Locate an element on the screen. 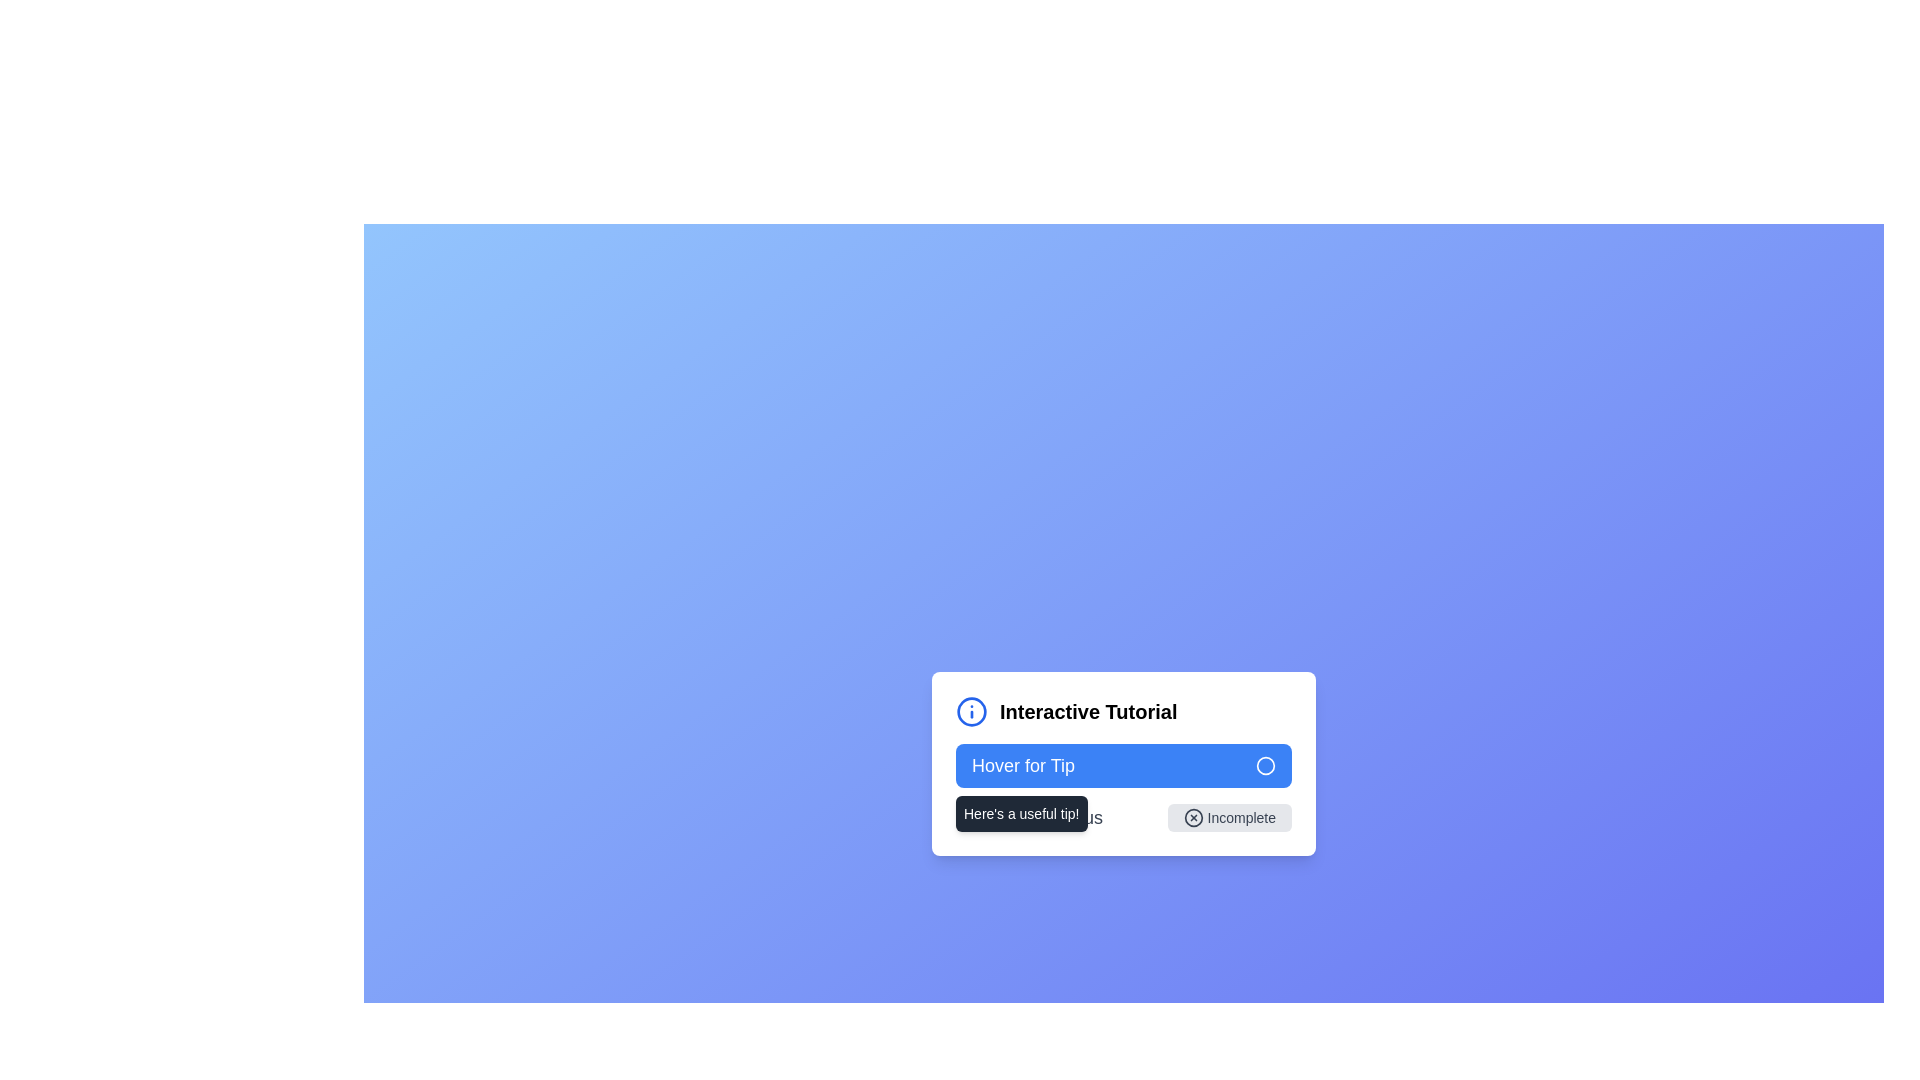 The width and height of the screenshot is (1920, 1080). the blue rectangular button labeled 'Hover for Tip' located centrally within its card section, positioned below the 'Interactive Tutorial' title is located at coordinates (1123, 763).